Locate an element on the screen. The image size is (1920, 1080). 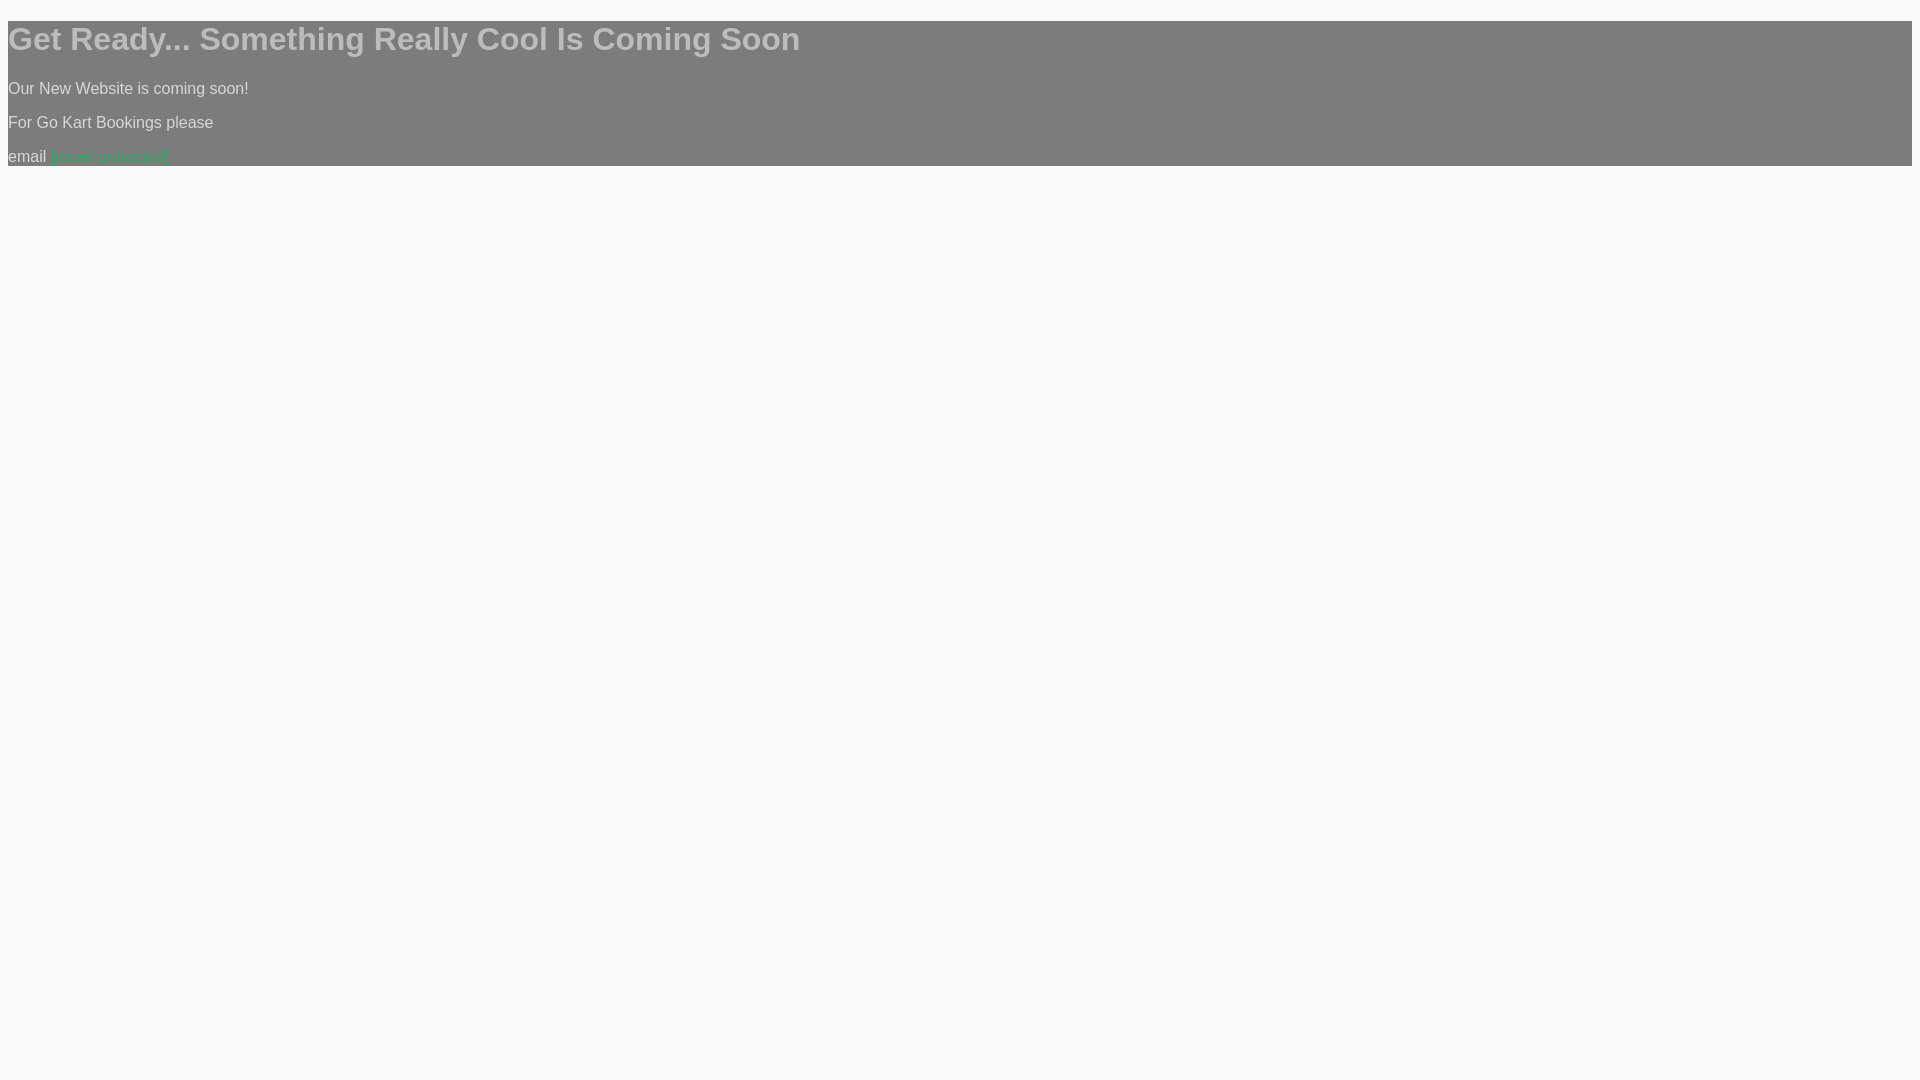
'[email protected]' is located at coordinates (109, 155).